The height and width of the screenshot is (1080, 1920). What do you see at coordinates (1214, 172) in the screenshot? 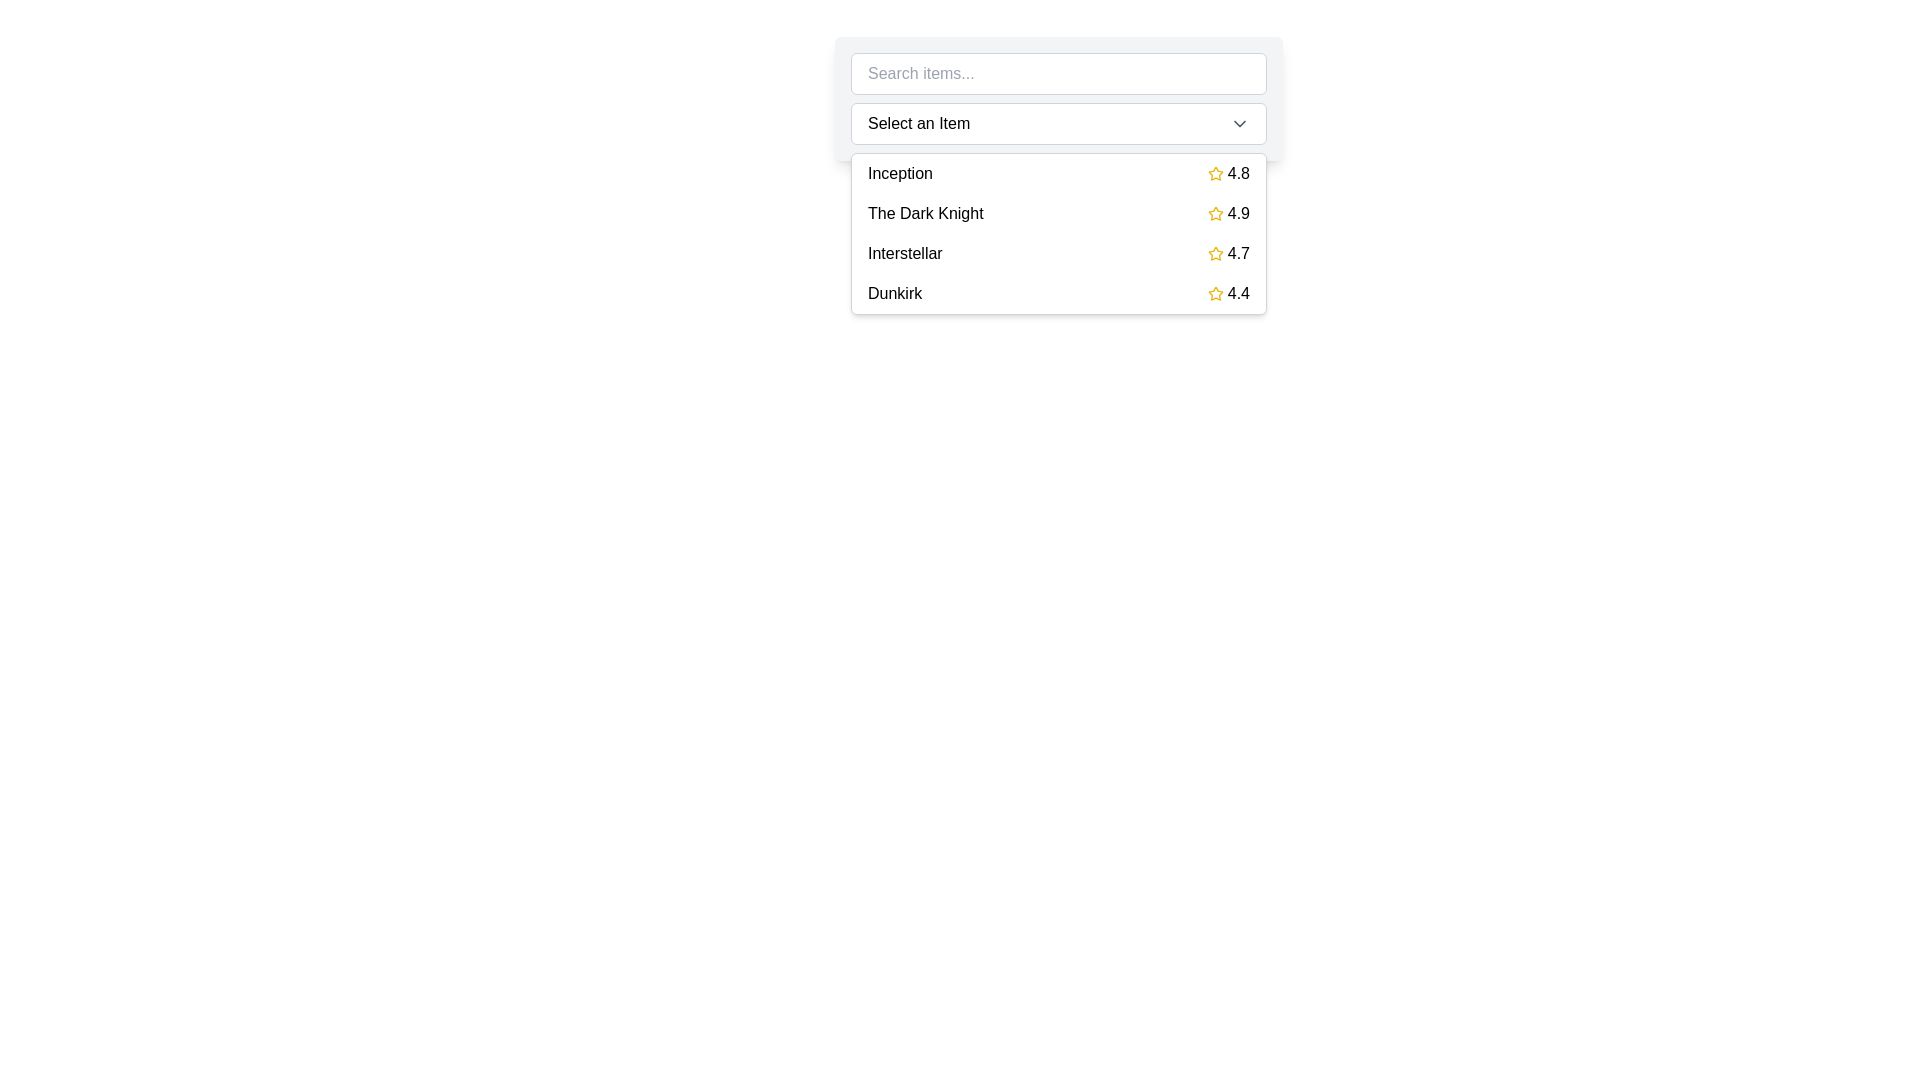
I see `the star icon representing the rating for the movie 'Inception' to assess its visual representation` at bounding box center [1214, 172].